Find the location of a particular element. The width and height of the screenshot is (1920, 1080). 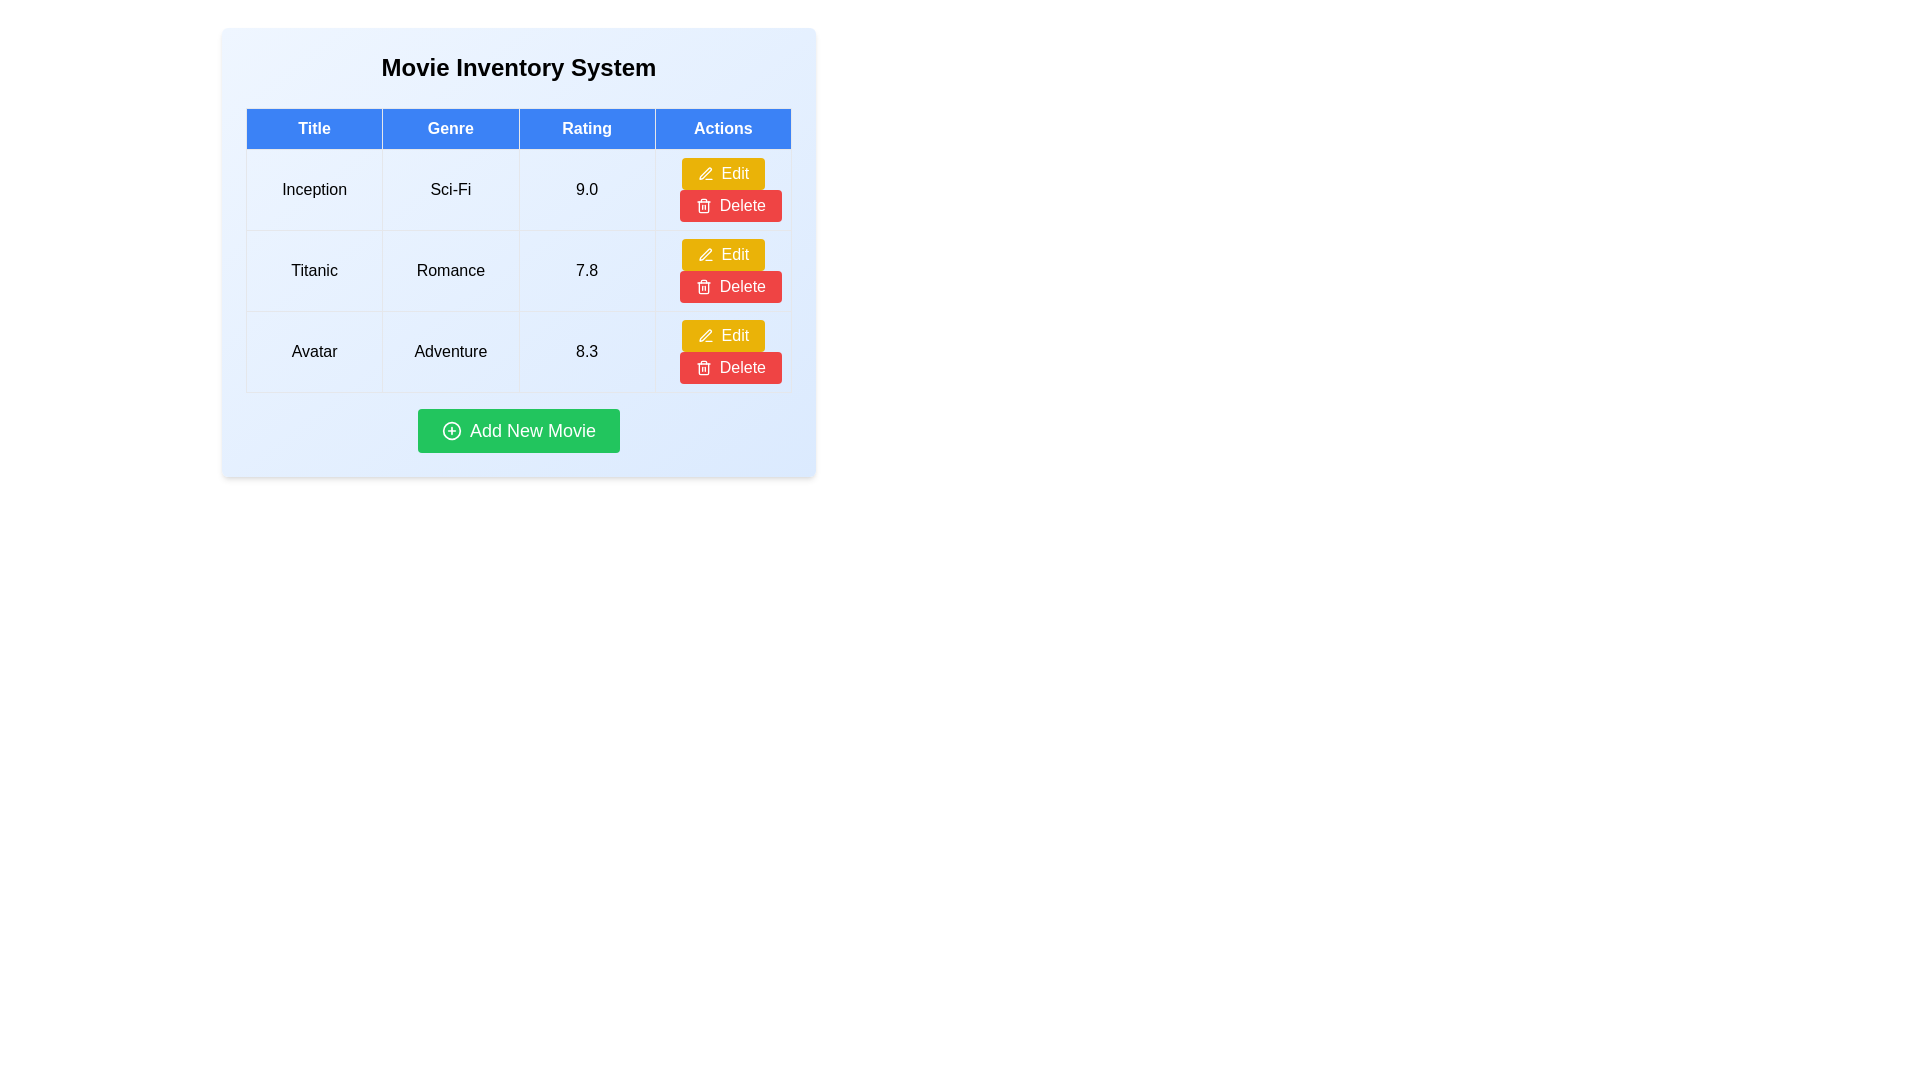

the pen-like icon with a yellow fill inside the 'Edit' button of the second row ('Titanic') is located at coordinates (705, 172).